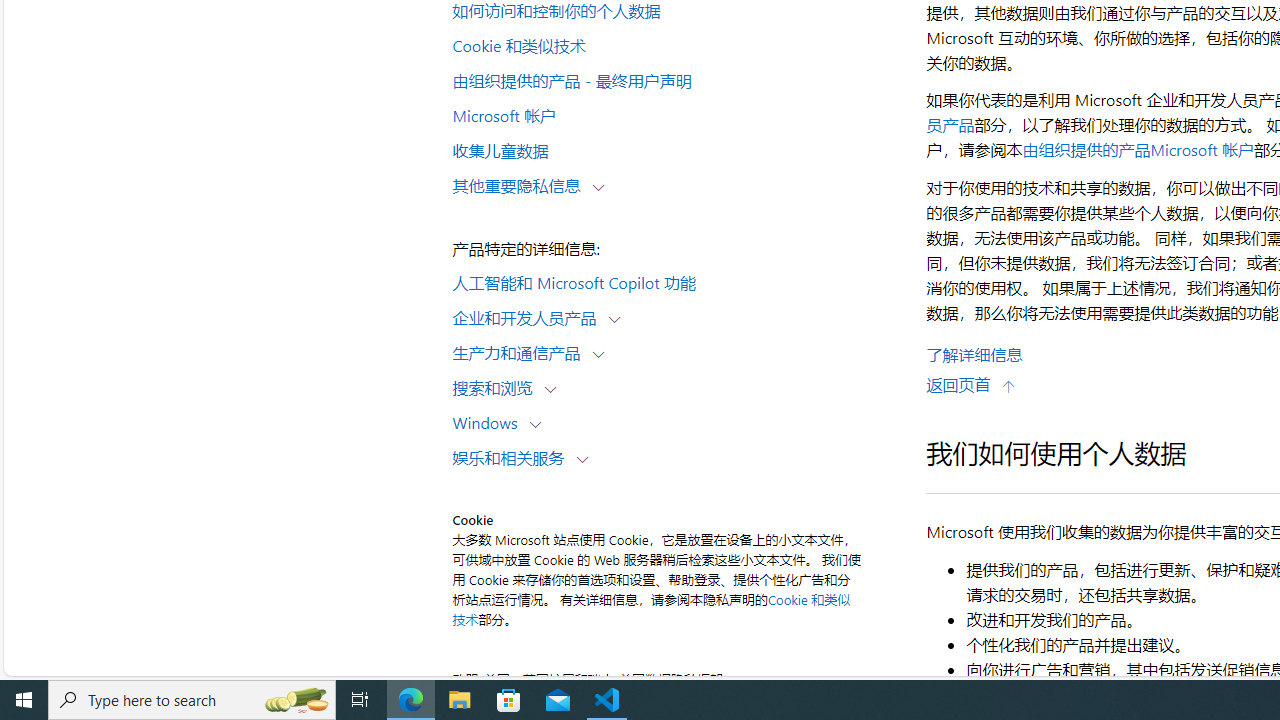  I want to click on 'Windows', so click(489, 420).